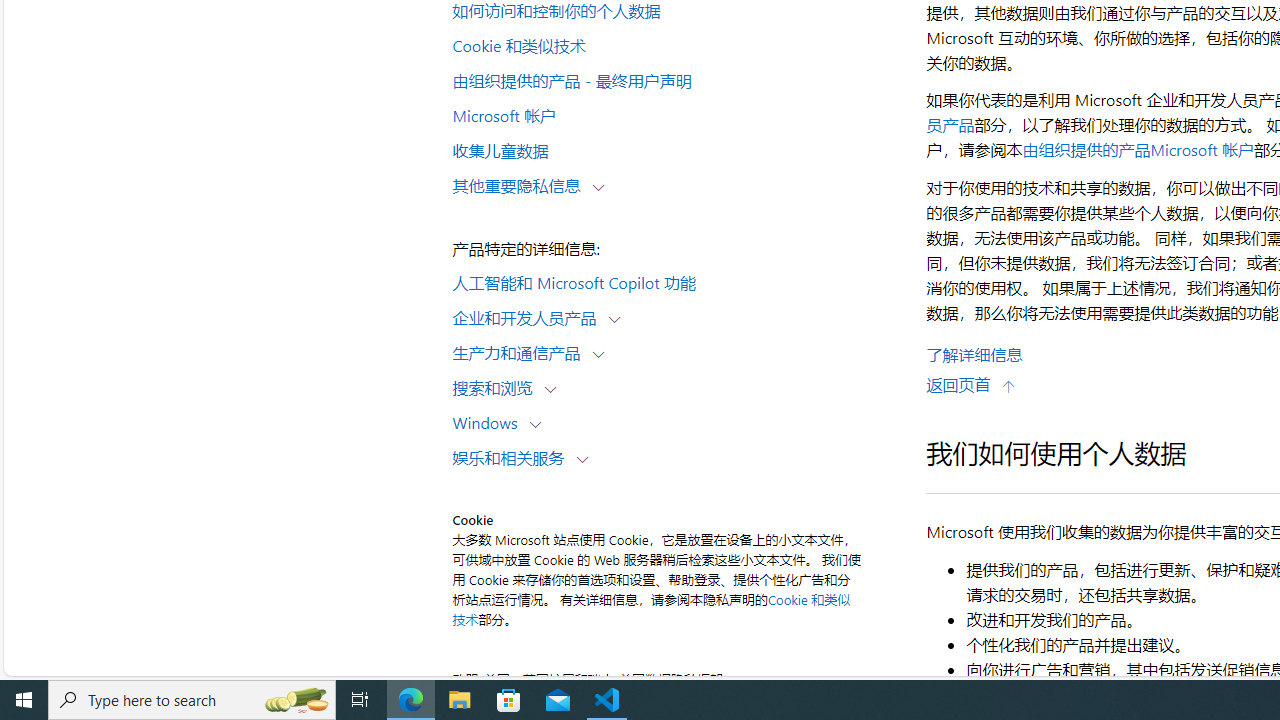  I want to click on 'Windows', so click(489, 420).